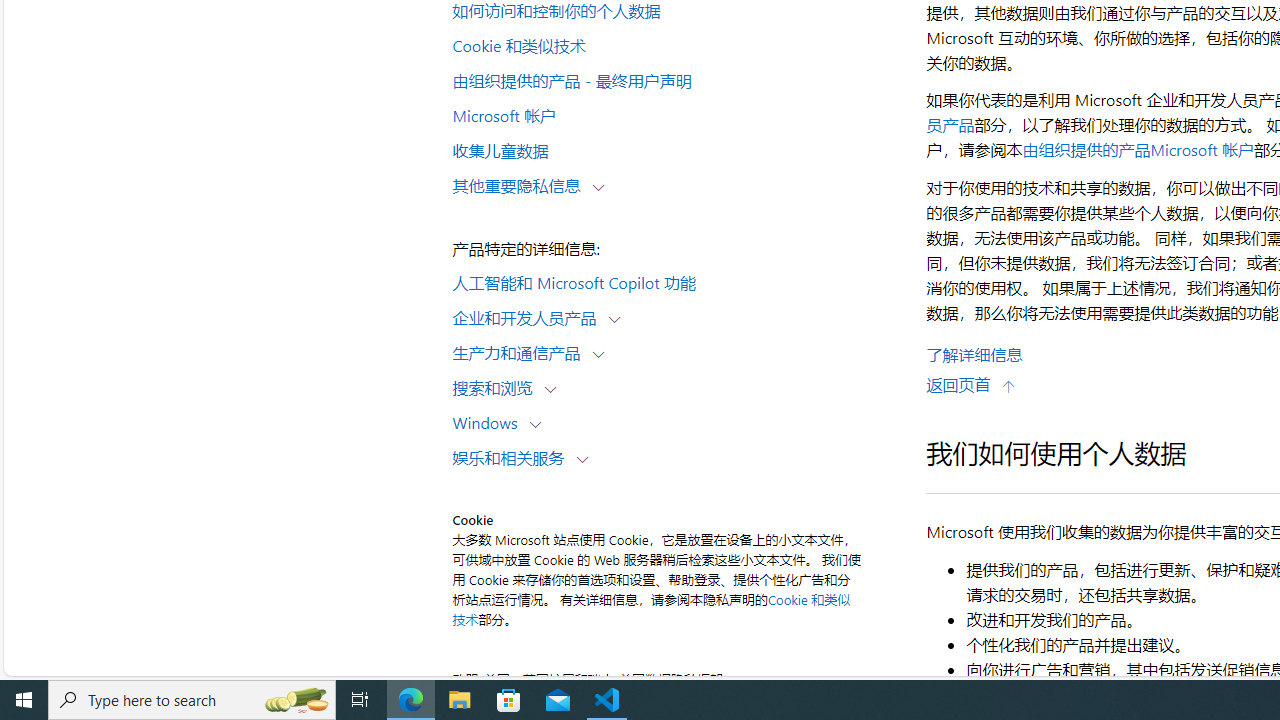  I want to click on 'Windows', so click(489, 420).